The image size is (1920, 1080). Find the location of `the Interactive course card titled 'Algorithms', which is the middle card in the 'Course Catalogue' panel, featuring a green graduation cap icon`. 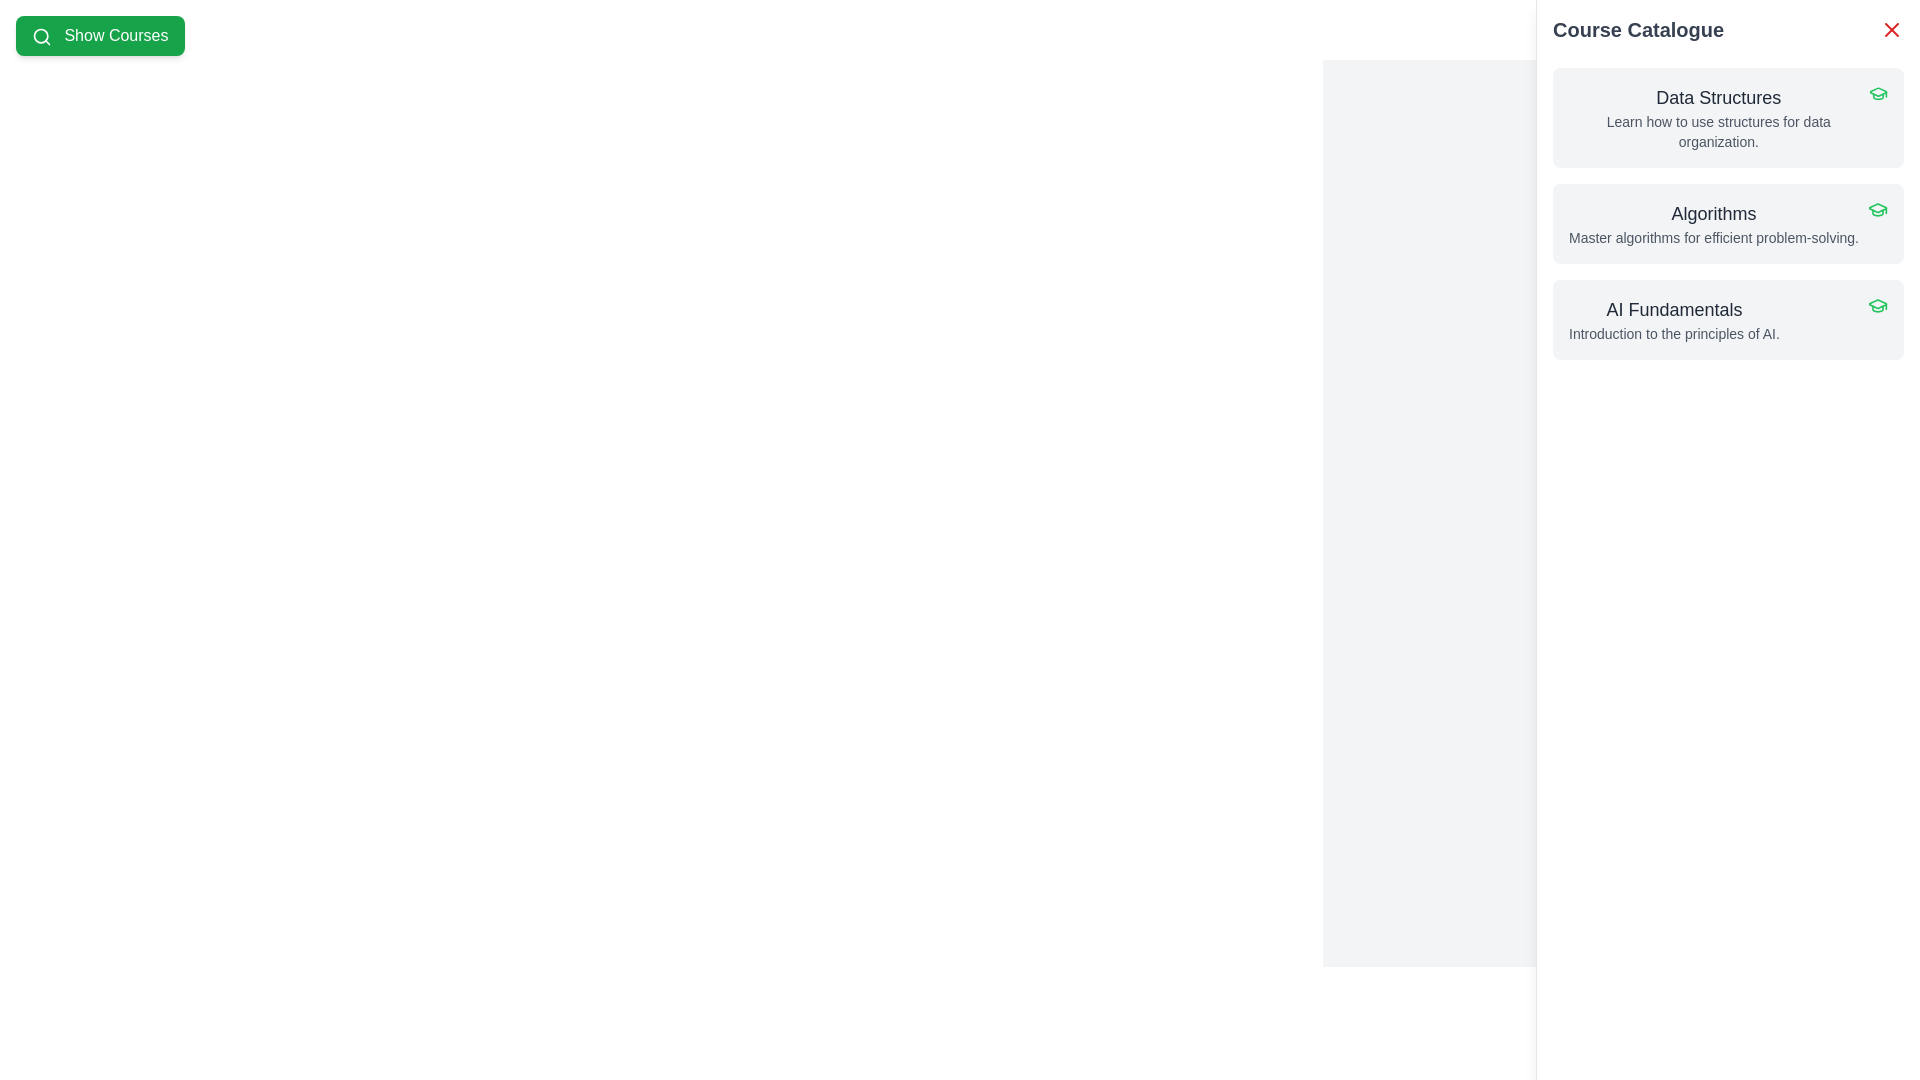

the Interactive course card titled 'Algorithms', which is the middle card in the 'Course Catalogue' panel, featuring a green graduation cap icon is located at coordinates (1727, 223).